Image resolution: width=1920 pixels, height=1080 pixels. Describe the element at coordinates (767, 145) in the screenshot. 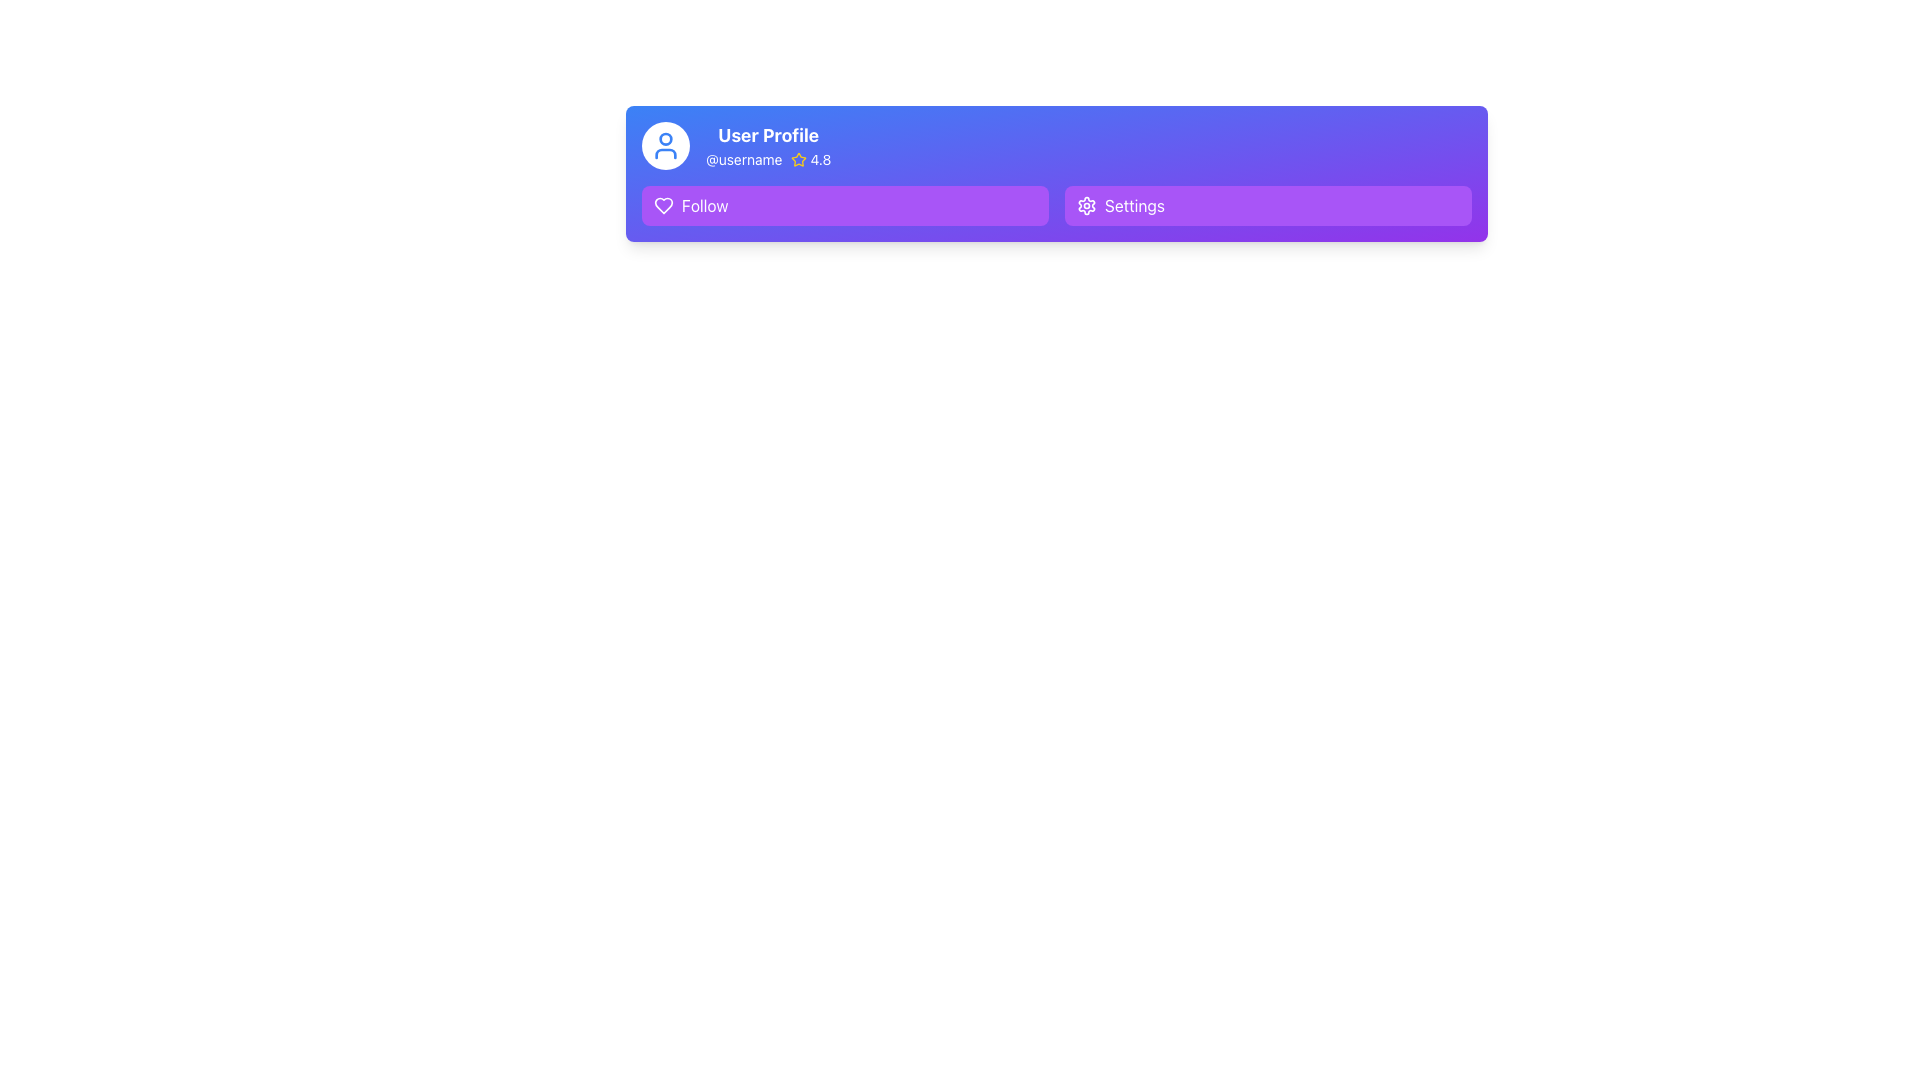

I see `the Text Display with Icon that shows the user's profile name, username, and rating, positioned to the right of the circular user icon and above the 'Follow' and 'Settings' buttons` at that location.